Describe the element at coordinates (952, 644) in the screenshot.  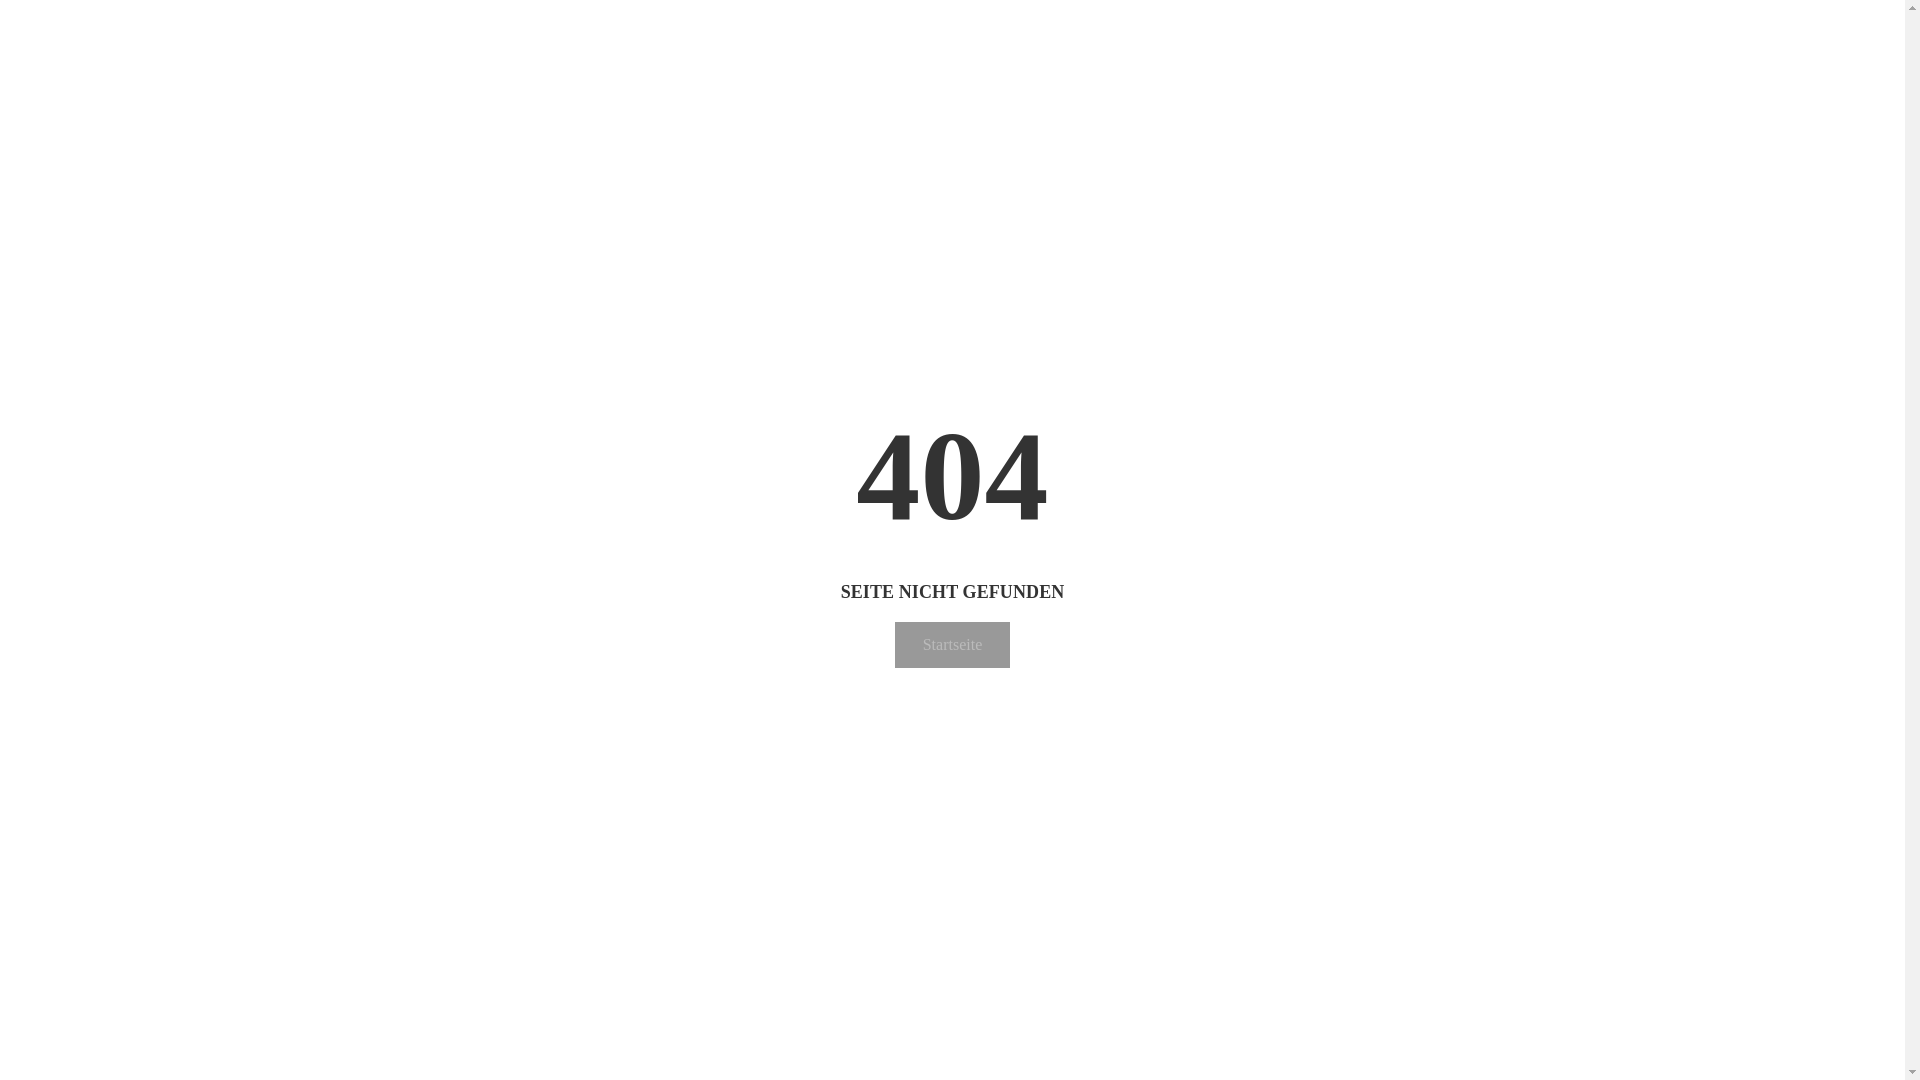
I see `'Startseite'` at that location.